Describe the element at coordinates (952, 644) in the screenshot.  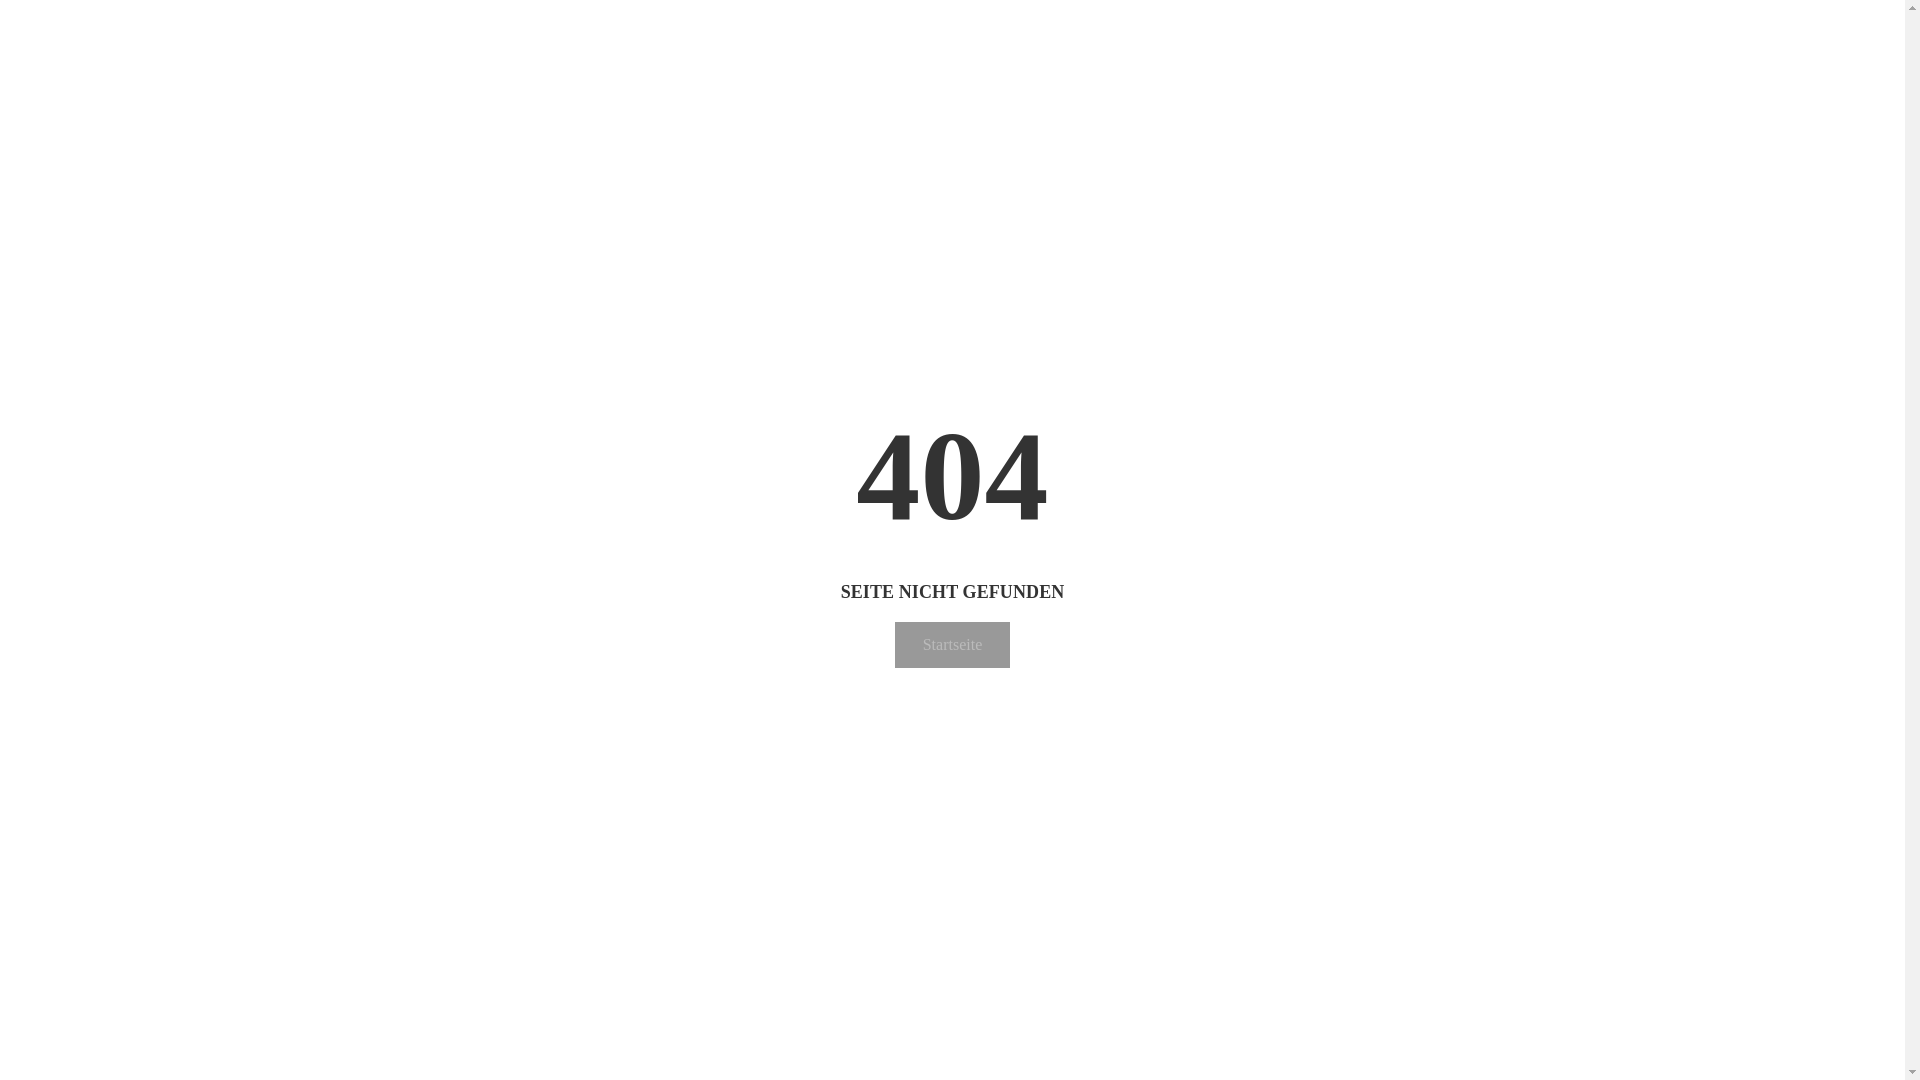
I see `'Startseite'` at that location.